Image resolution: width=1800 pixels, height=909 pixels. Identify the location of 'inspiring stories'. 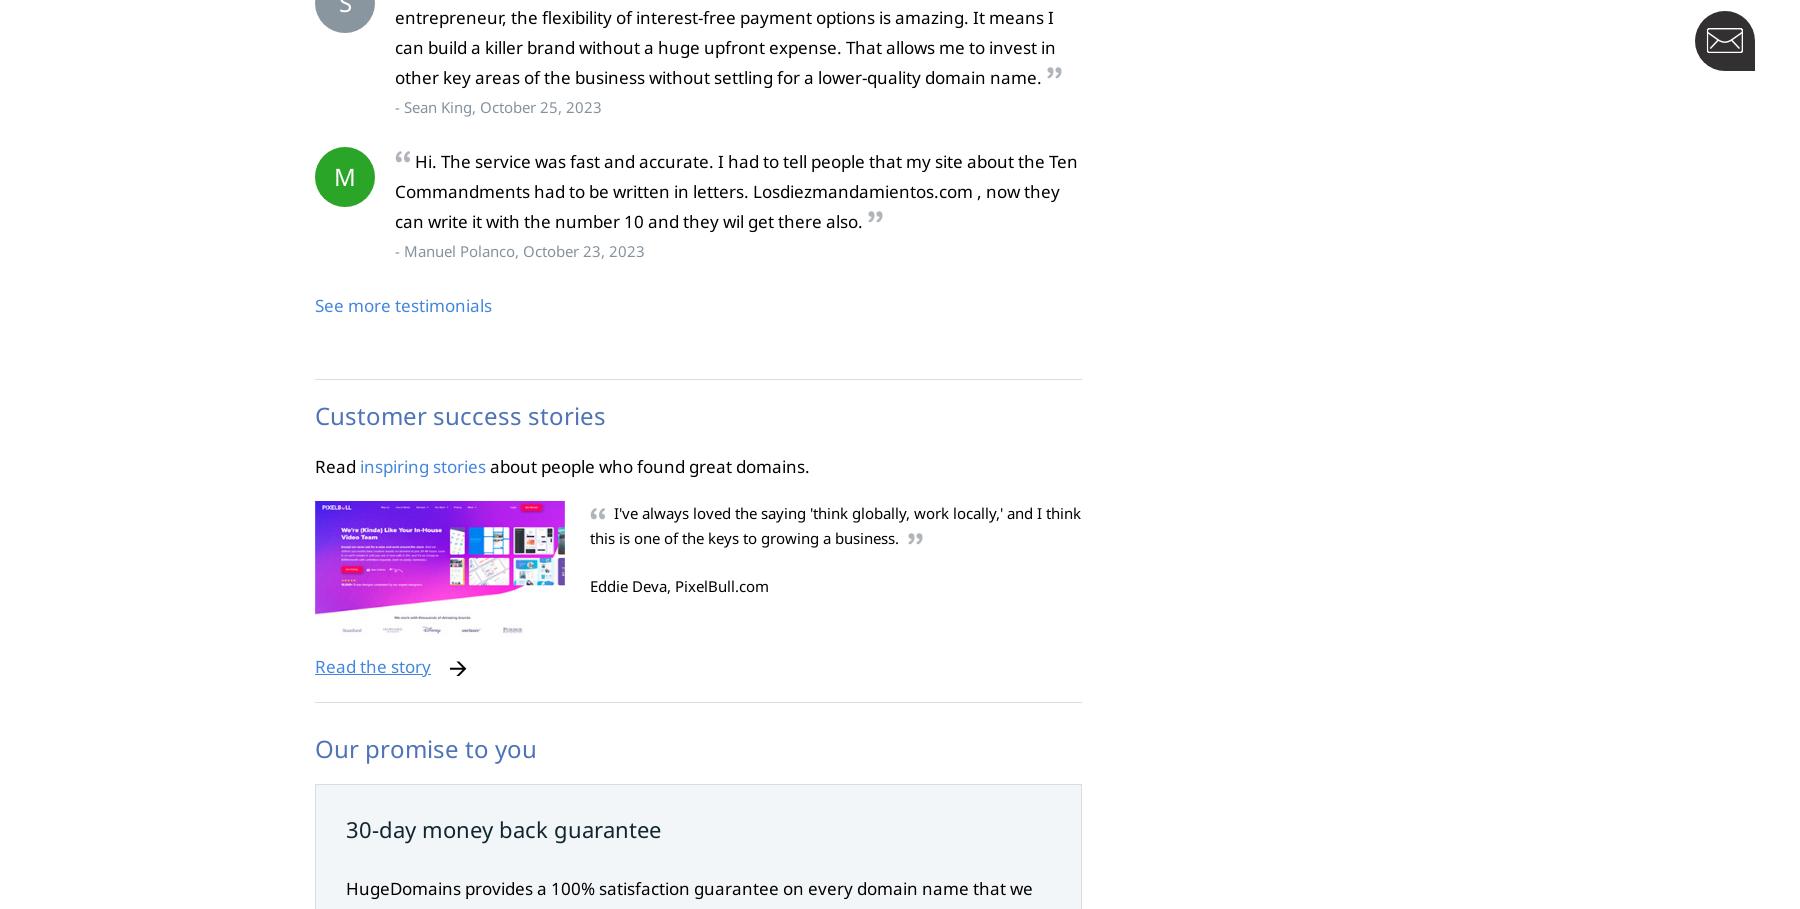
(423, 465).